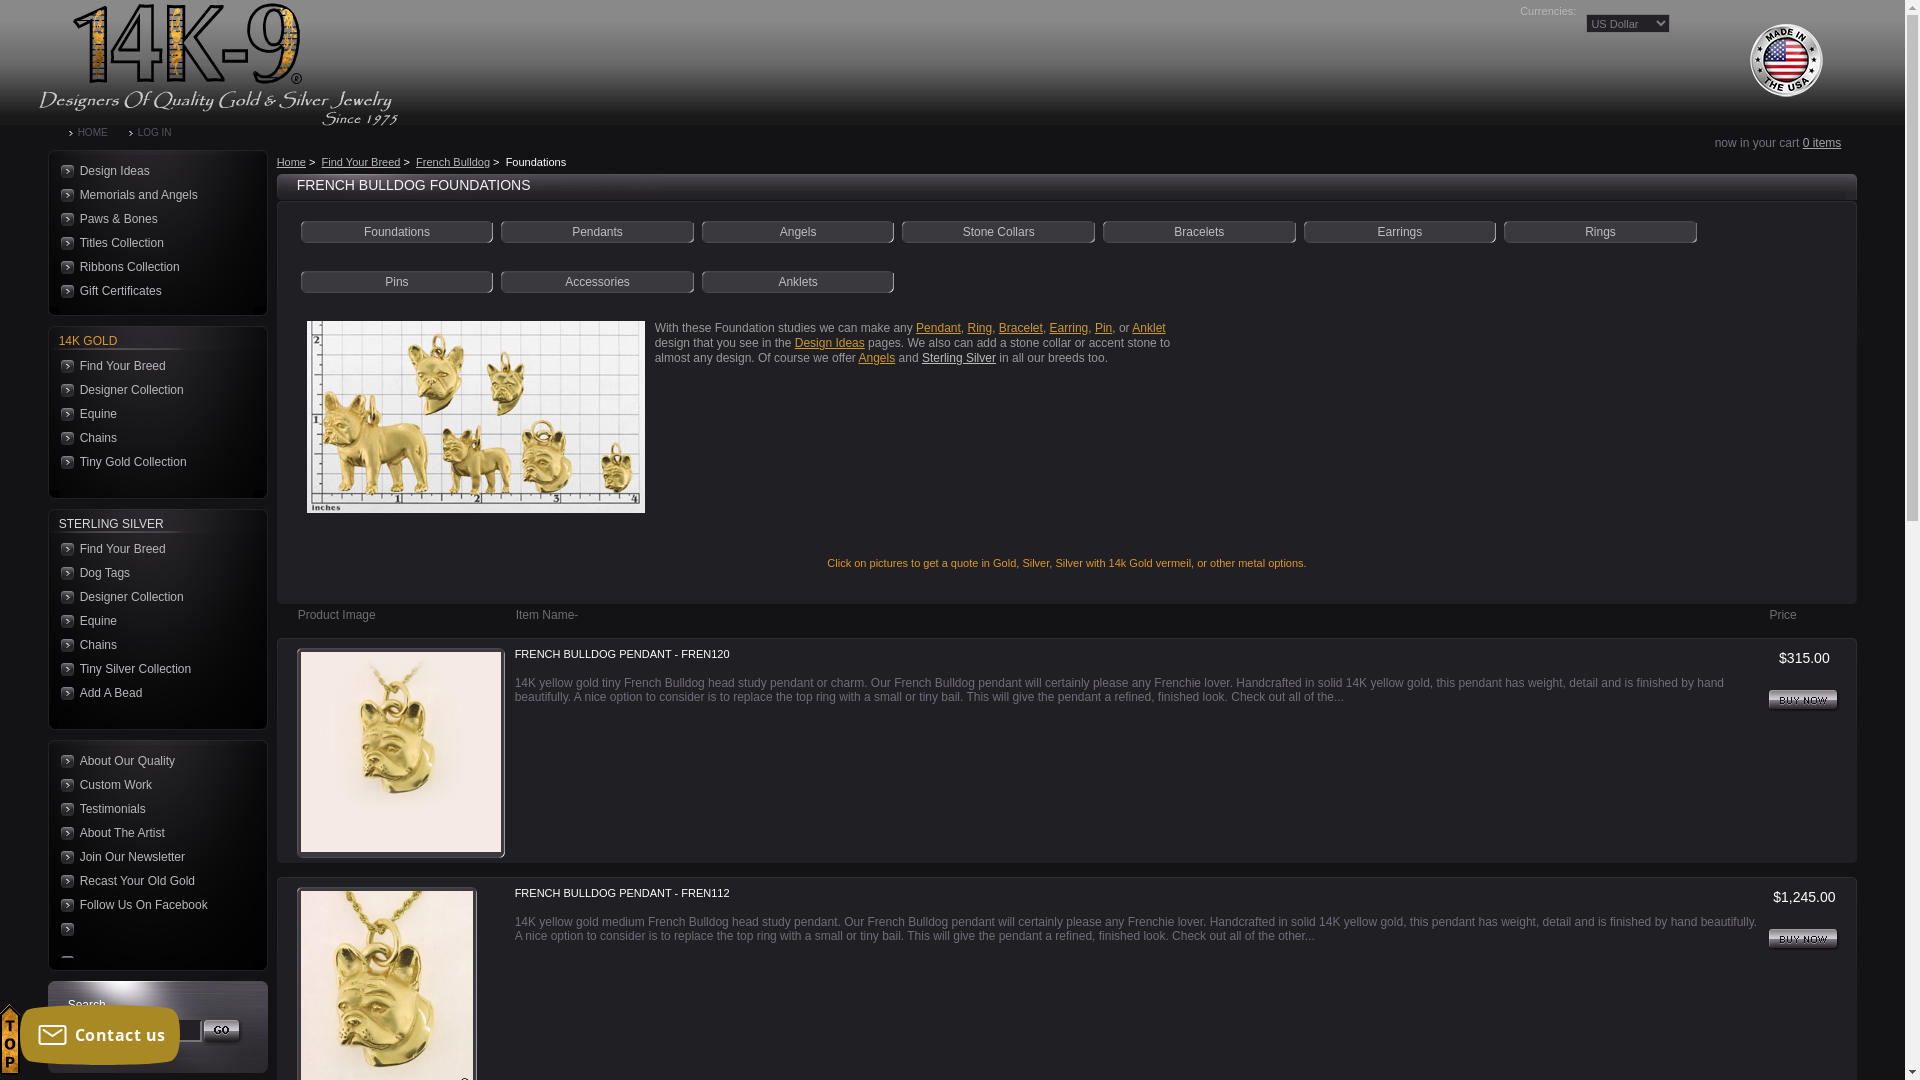  I want to click on 'Item Name-', so click(547, 613).